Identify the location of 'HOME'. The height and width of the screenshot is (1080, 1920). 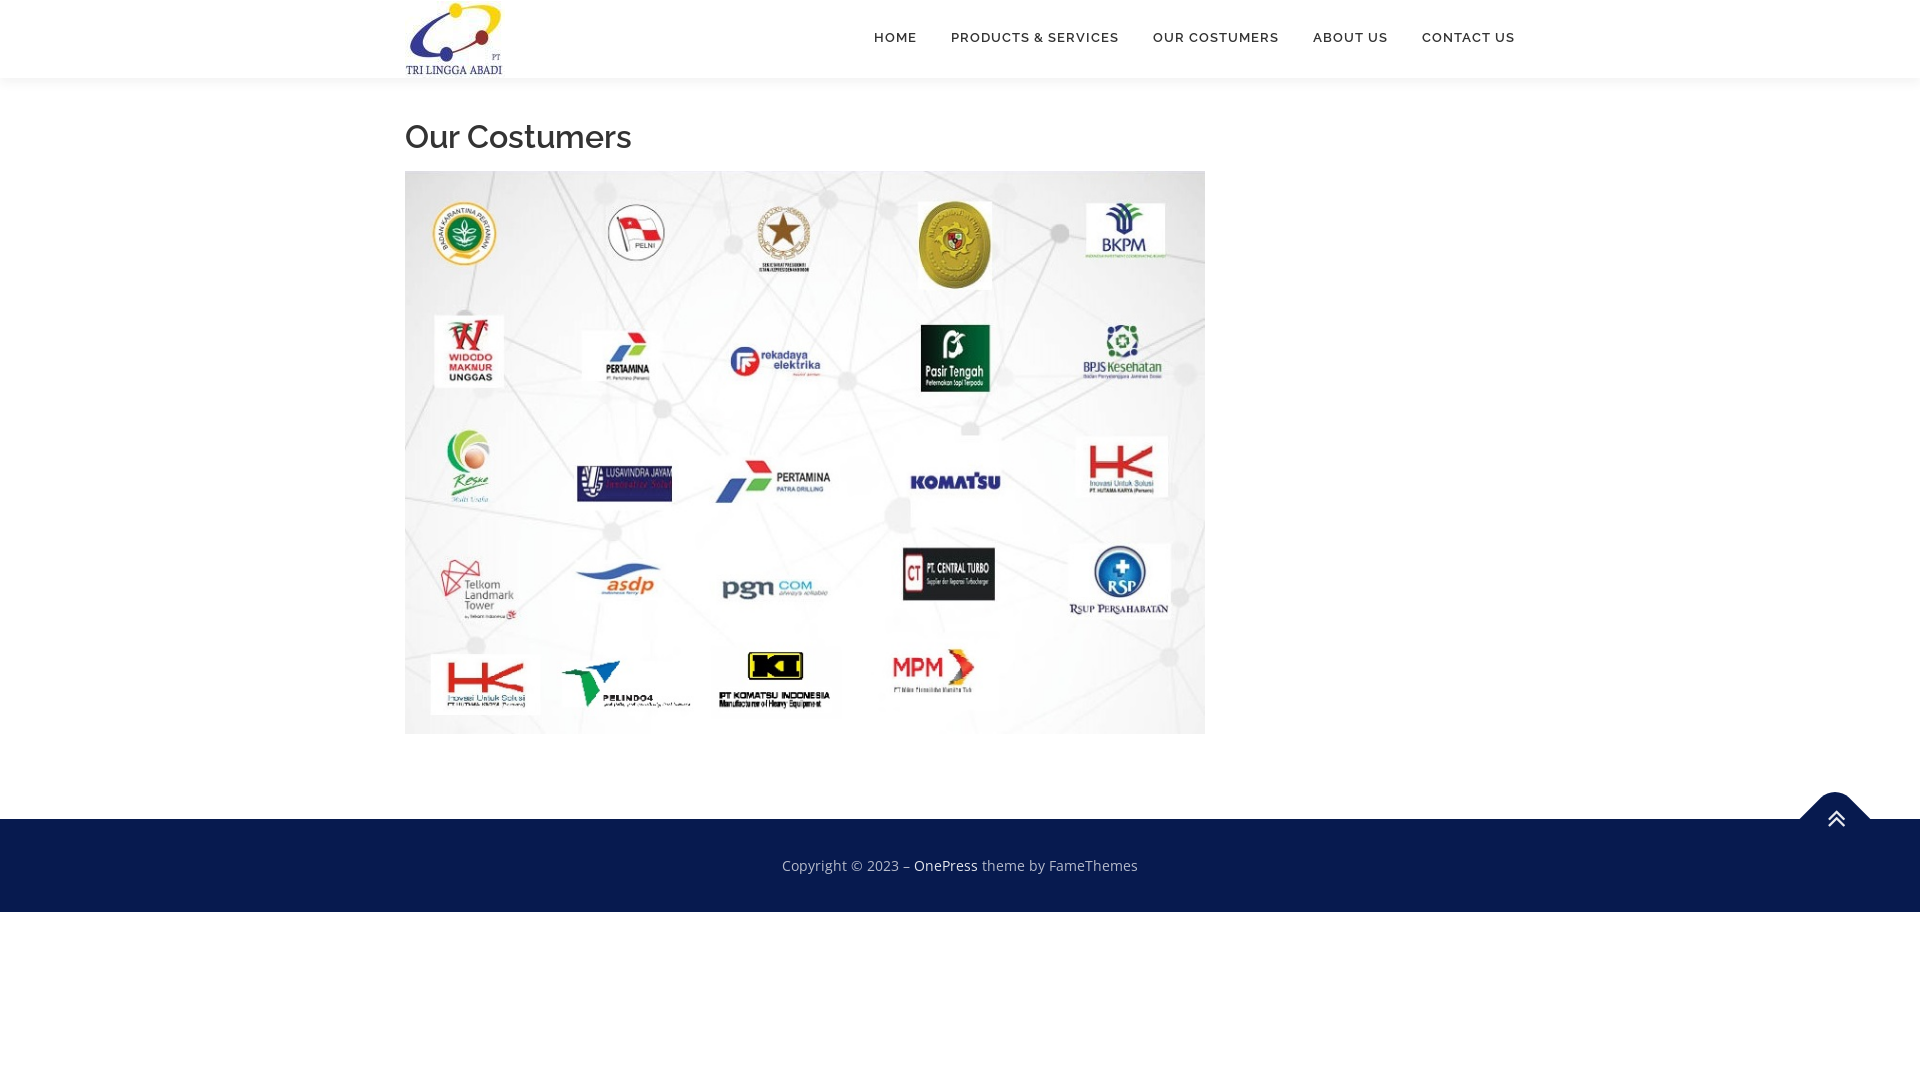
(894, 37).